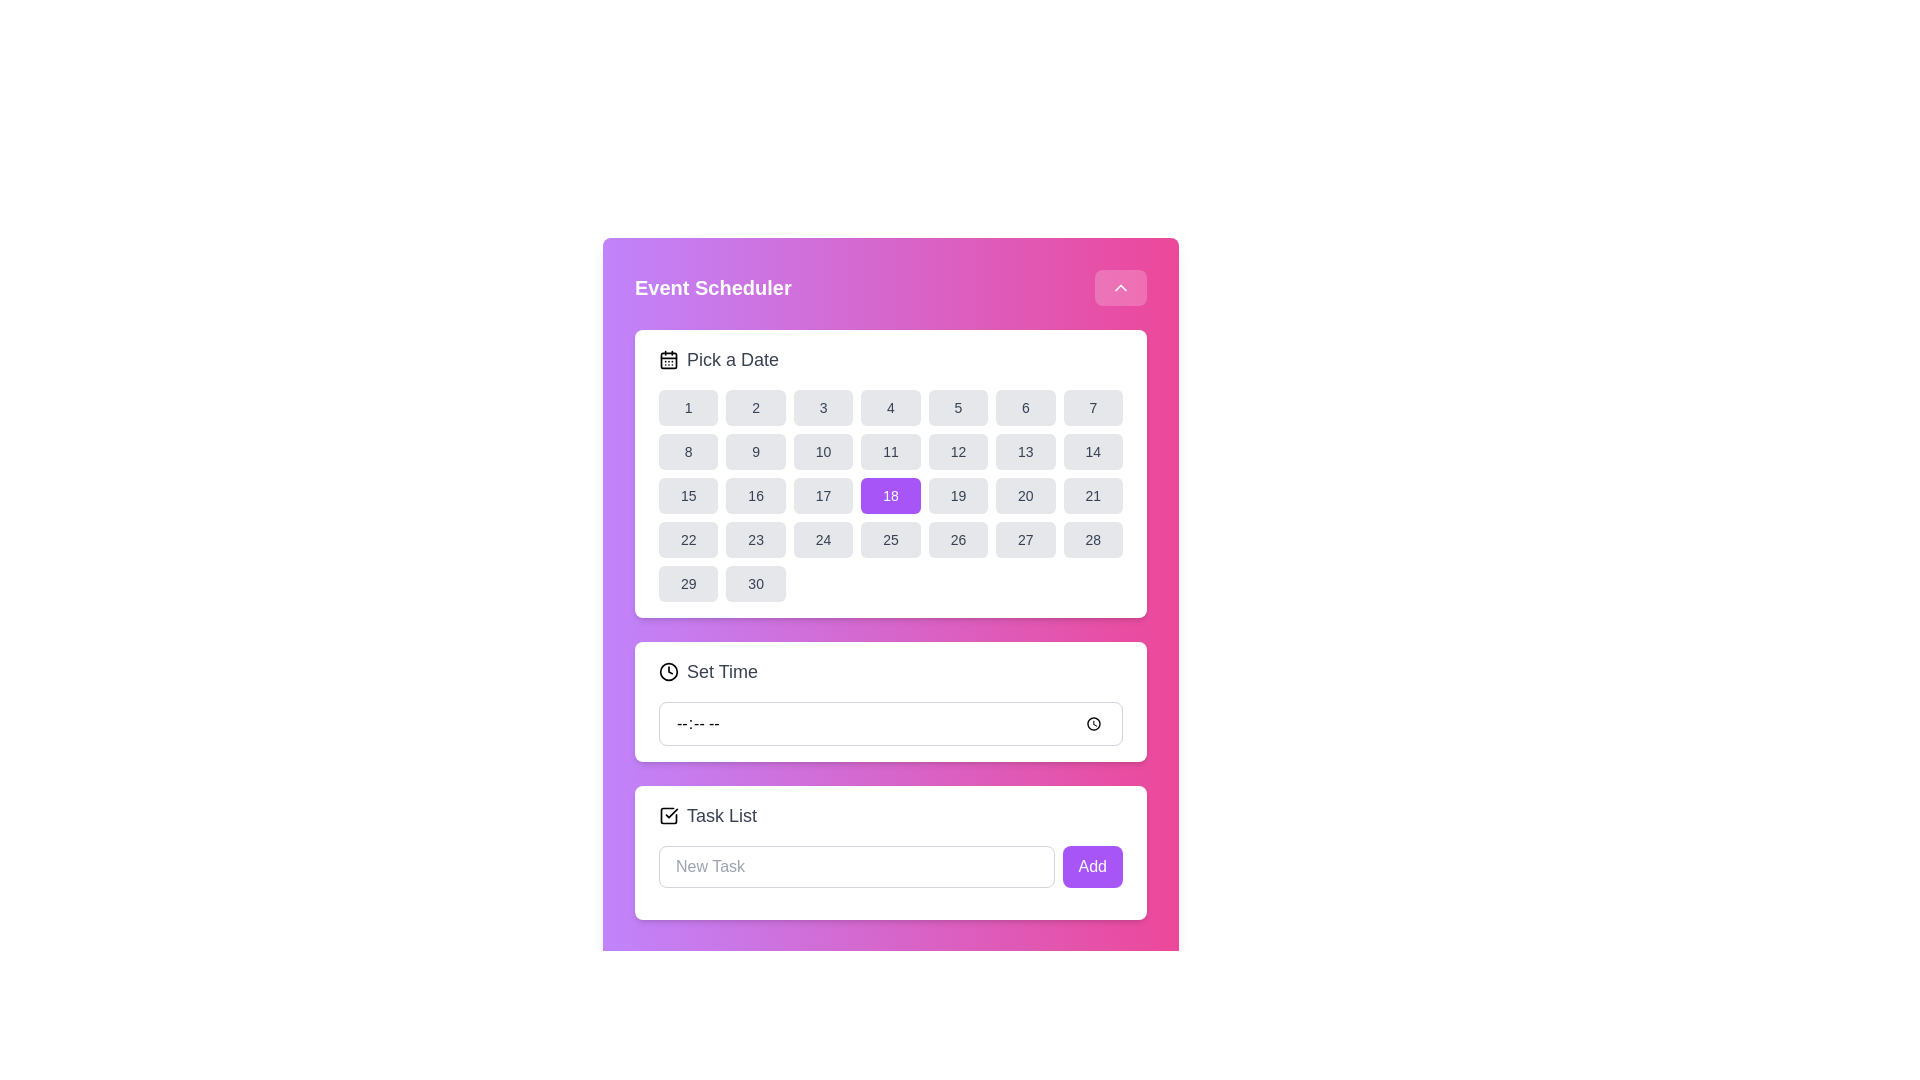  What do you see at coordinates (823, 540) in the screenshot?
I see `the date selector button for the 24th day of the month` at bounding box center [823, 540].